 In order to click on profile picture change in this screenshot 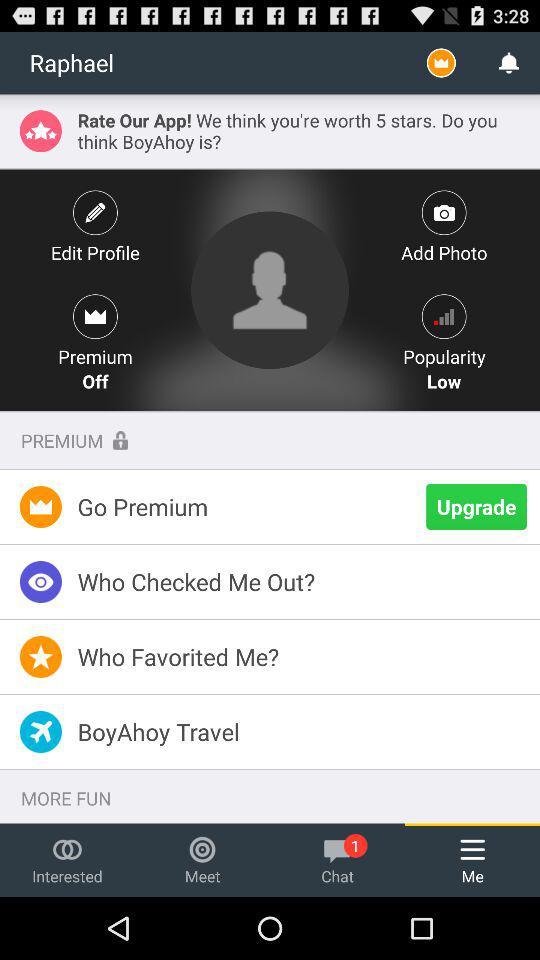, I will do `click(270, 289)`.